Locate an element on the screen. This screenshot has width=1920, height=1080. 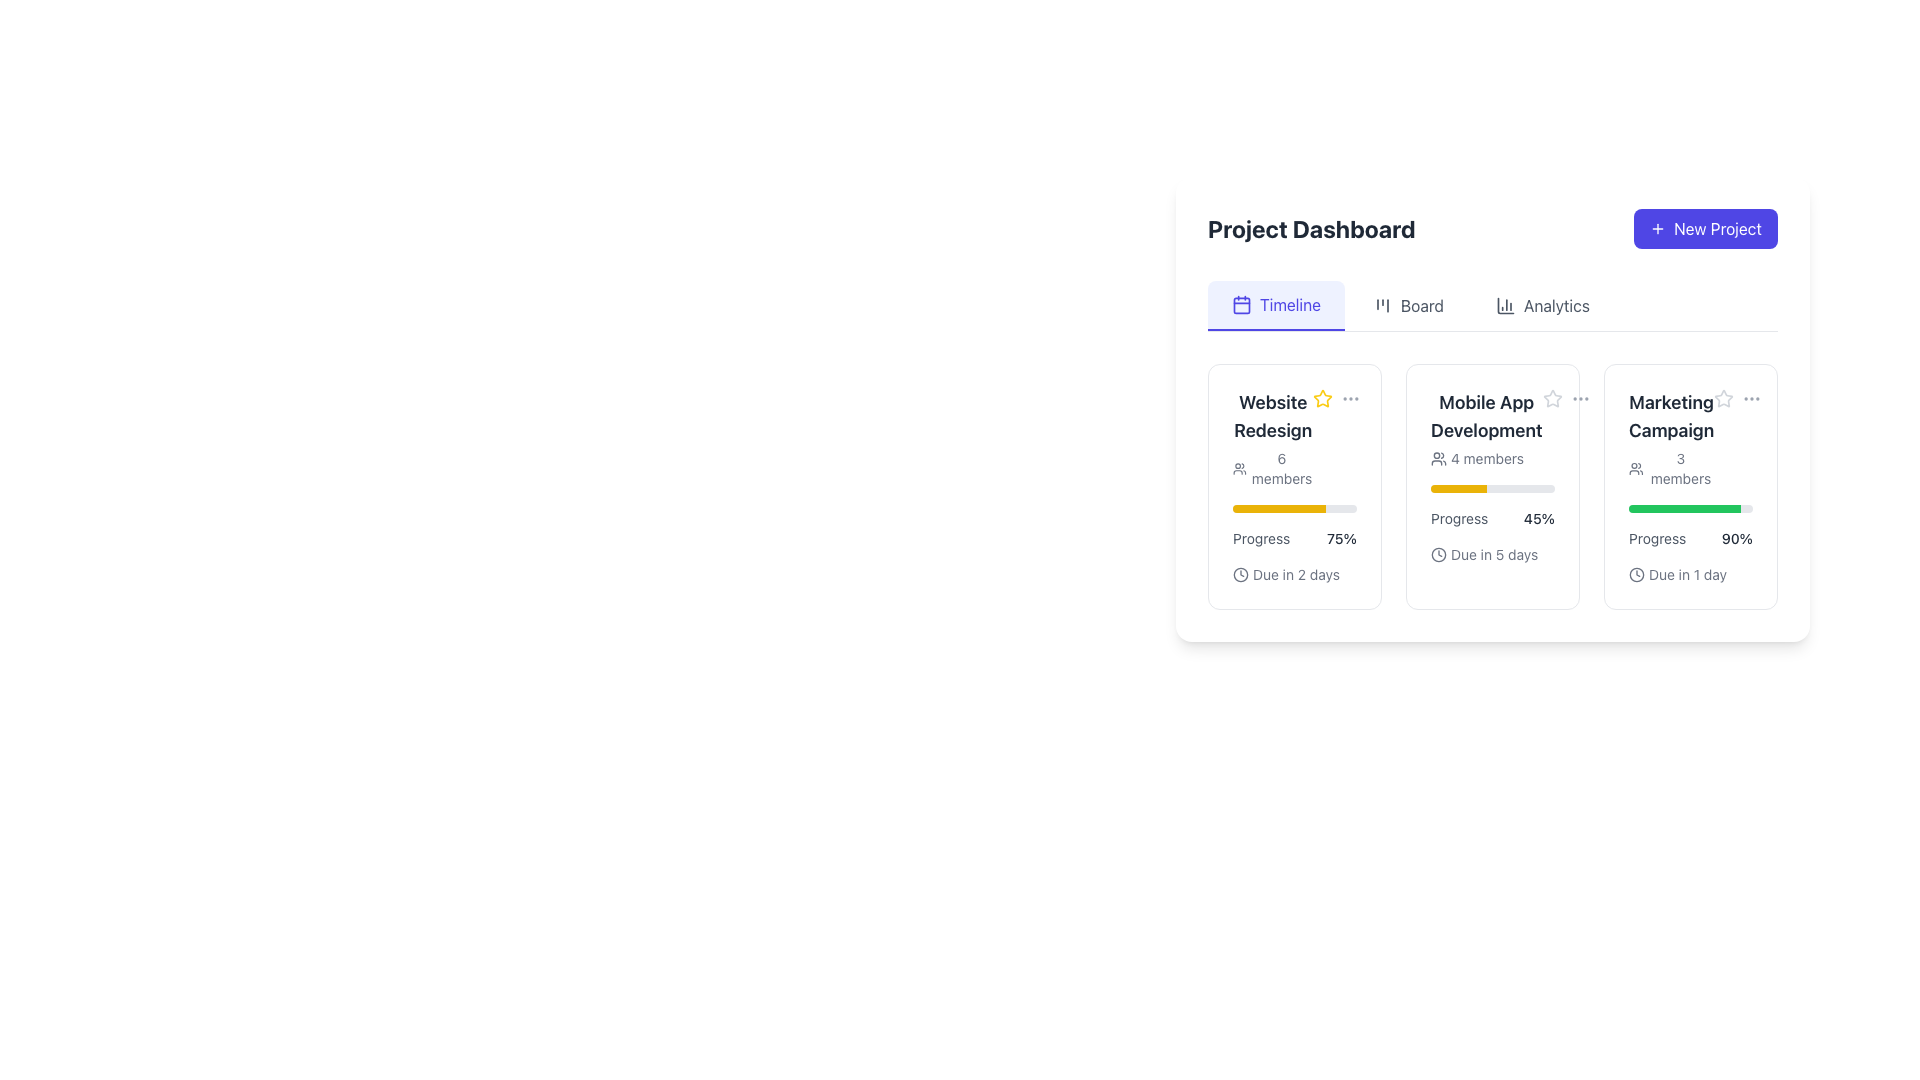
the 'Website Redesign' text label, which is prominently displayed in a bold, large font within the card on the Project Dashboard is located at coordinates (1272, 415).